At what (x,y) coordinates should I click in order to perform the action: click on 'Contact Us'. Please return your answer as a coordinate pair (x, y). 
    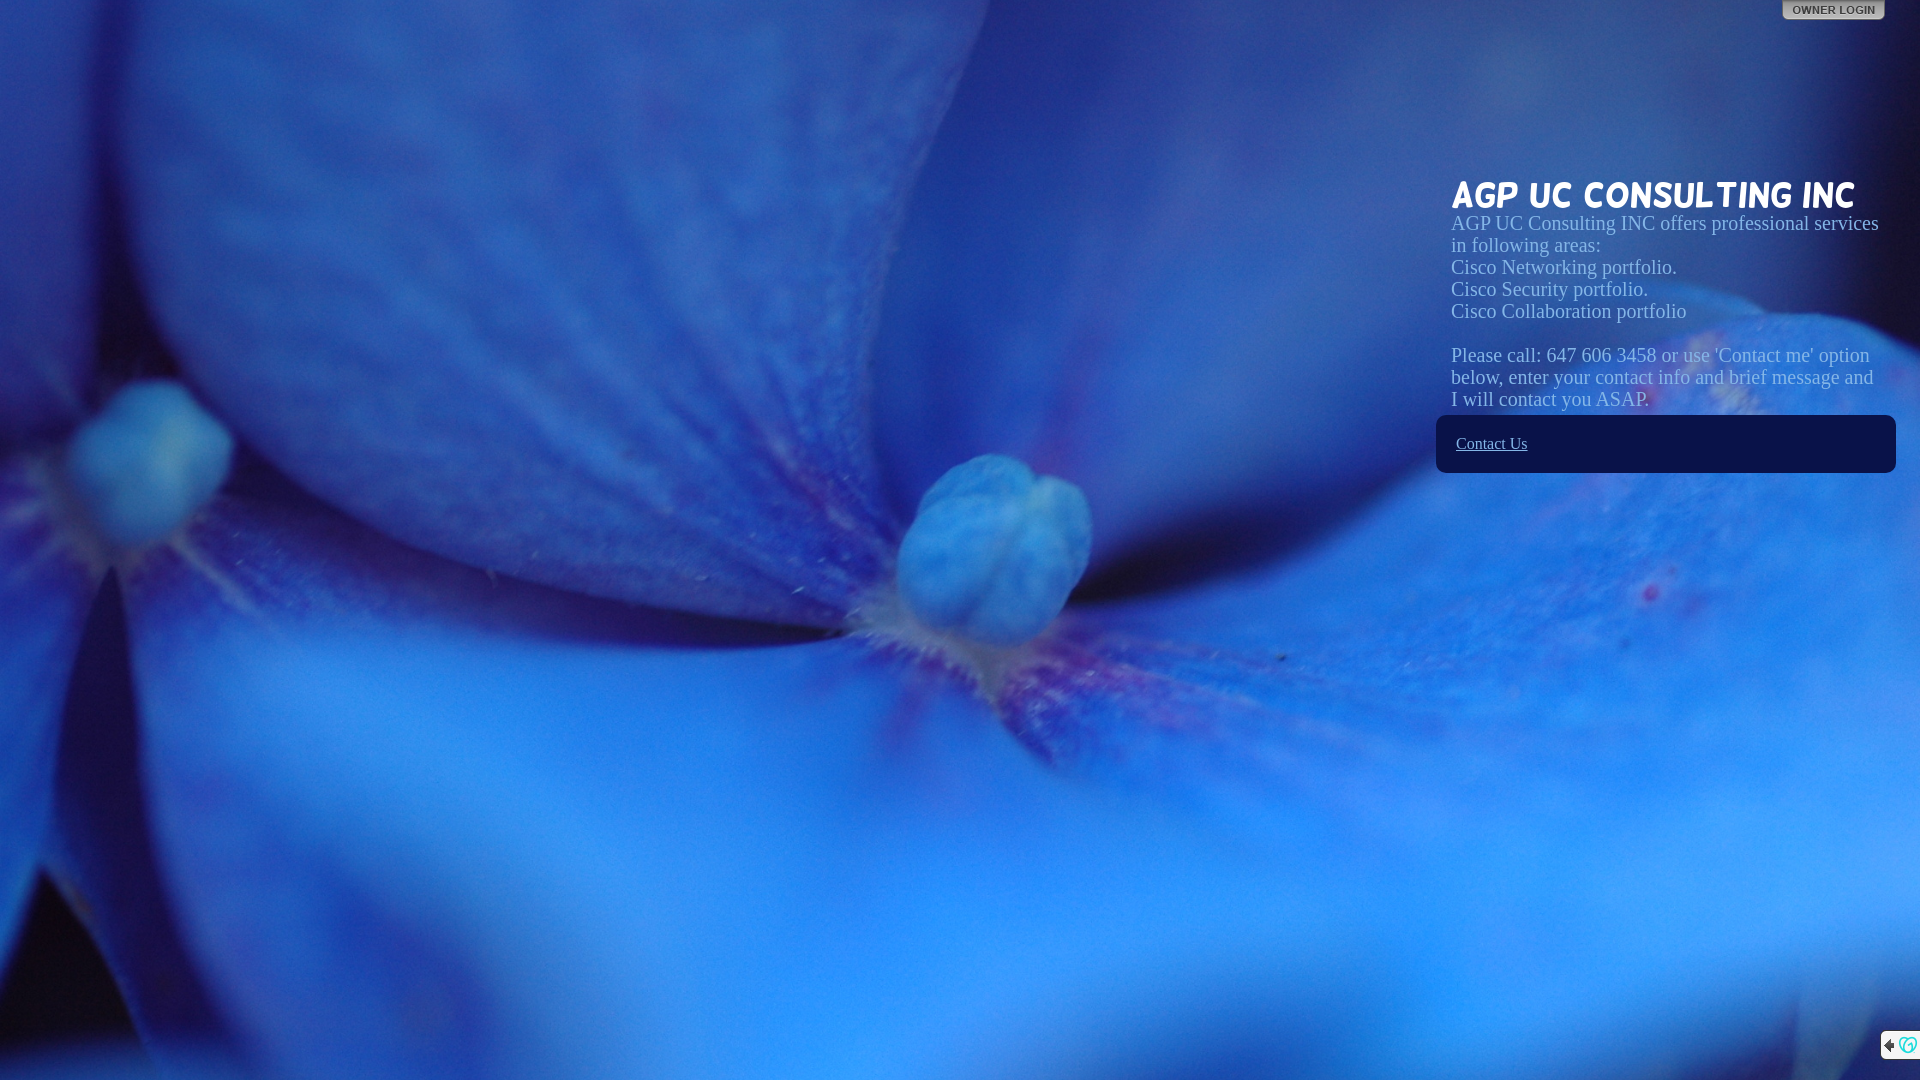
    Looking at the image, I should click on (1492, 442).